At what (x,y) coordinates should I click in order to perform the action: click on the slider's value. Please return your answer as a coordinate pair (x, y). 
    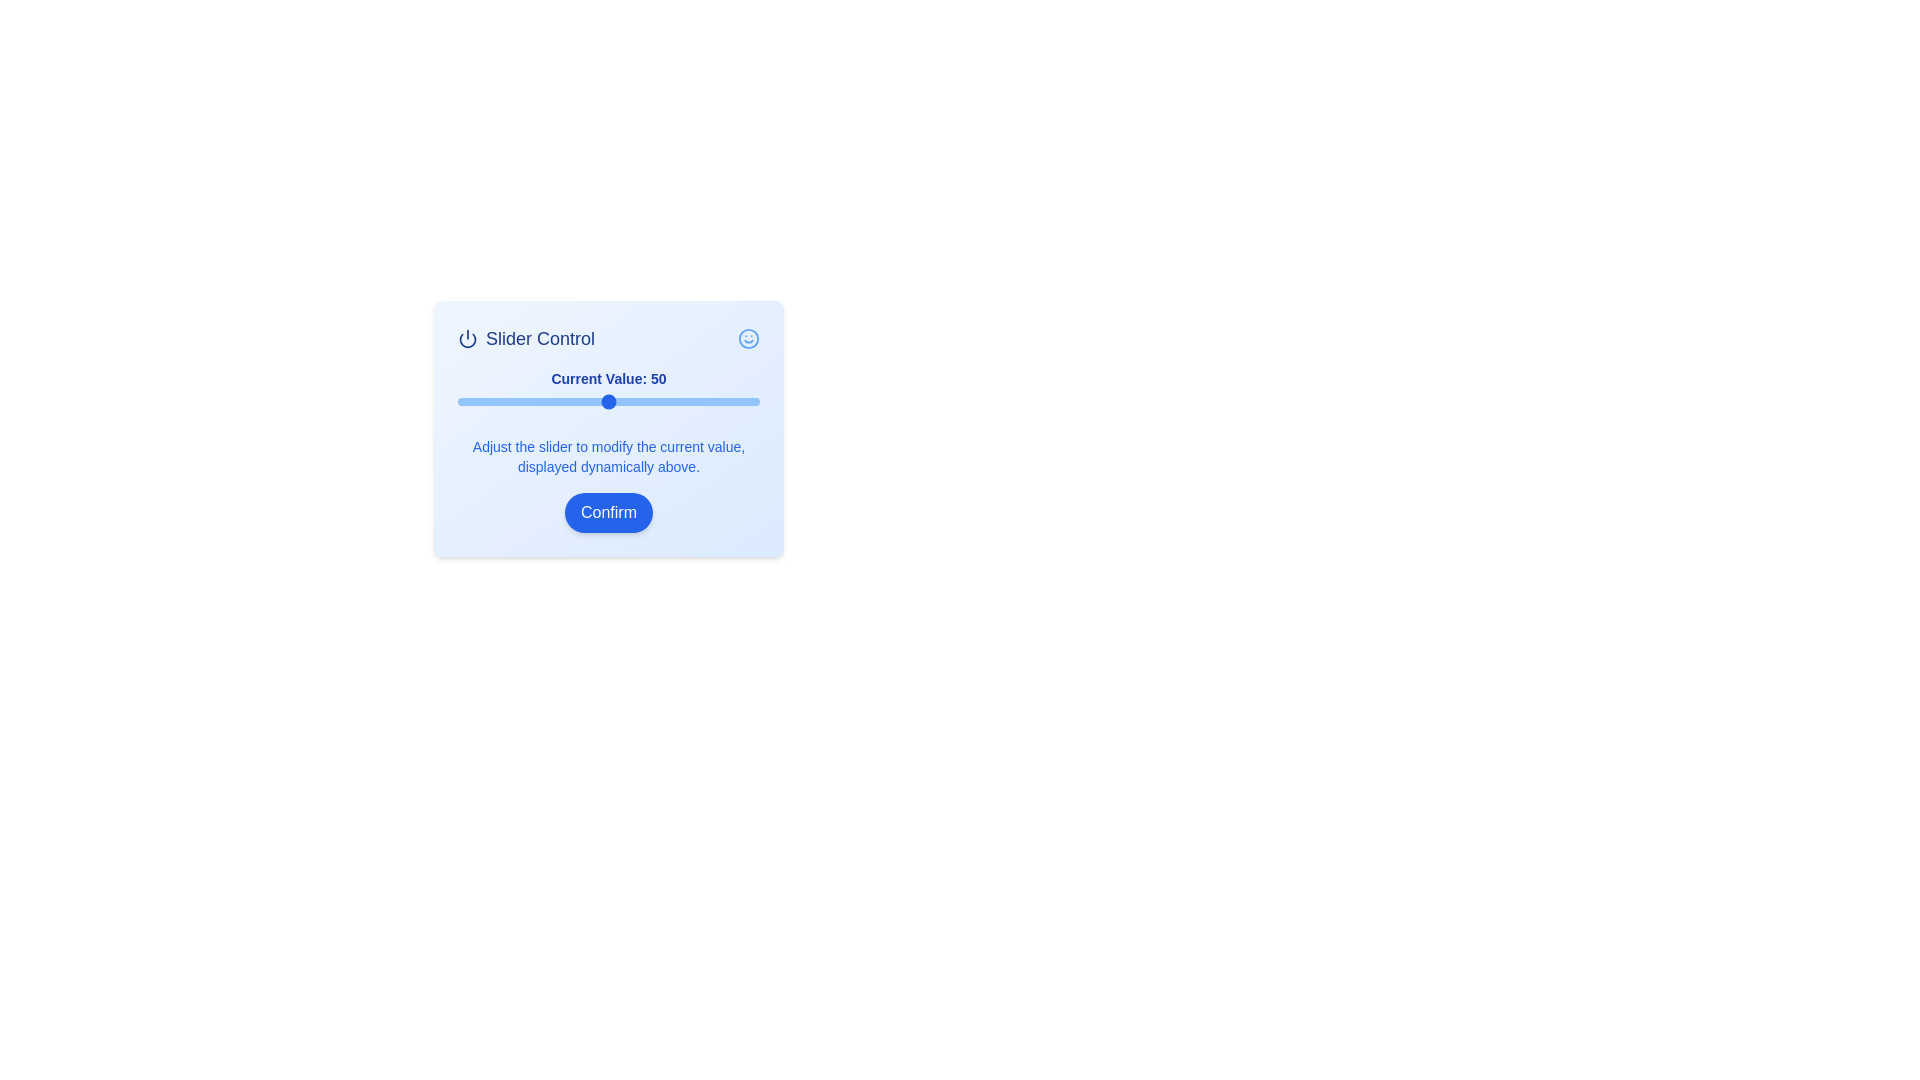
    Looking at the image, I should click on (601, 401).